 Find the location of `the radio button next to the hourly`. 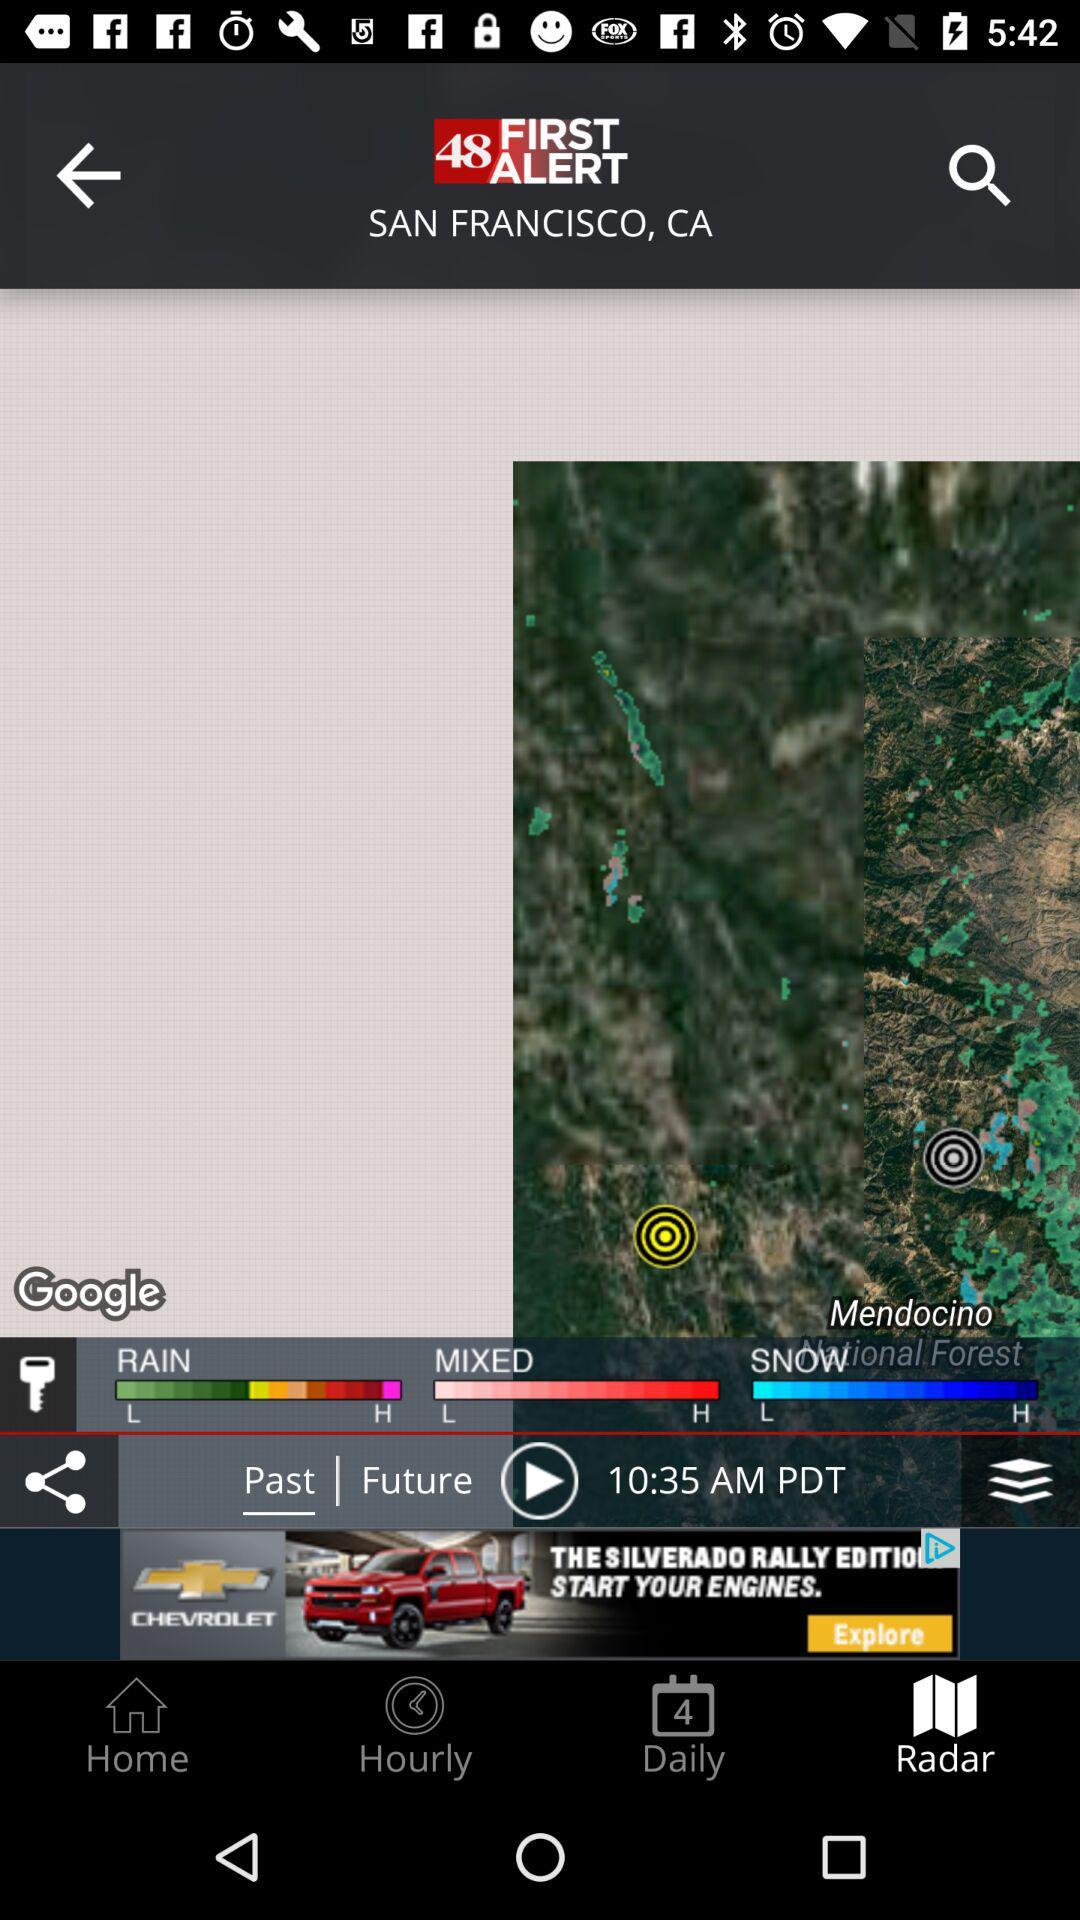

the radio button next to the hourly is located at coordinates (682, 1726).